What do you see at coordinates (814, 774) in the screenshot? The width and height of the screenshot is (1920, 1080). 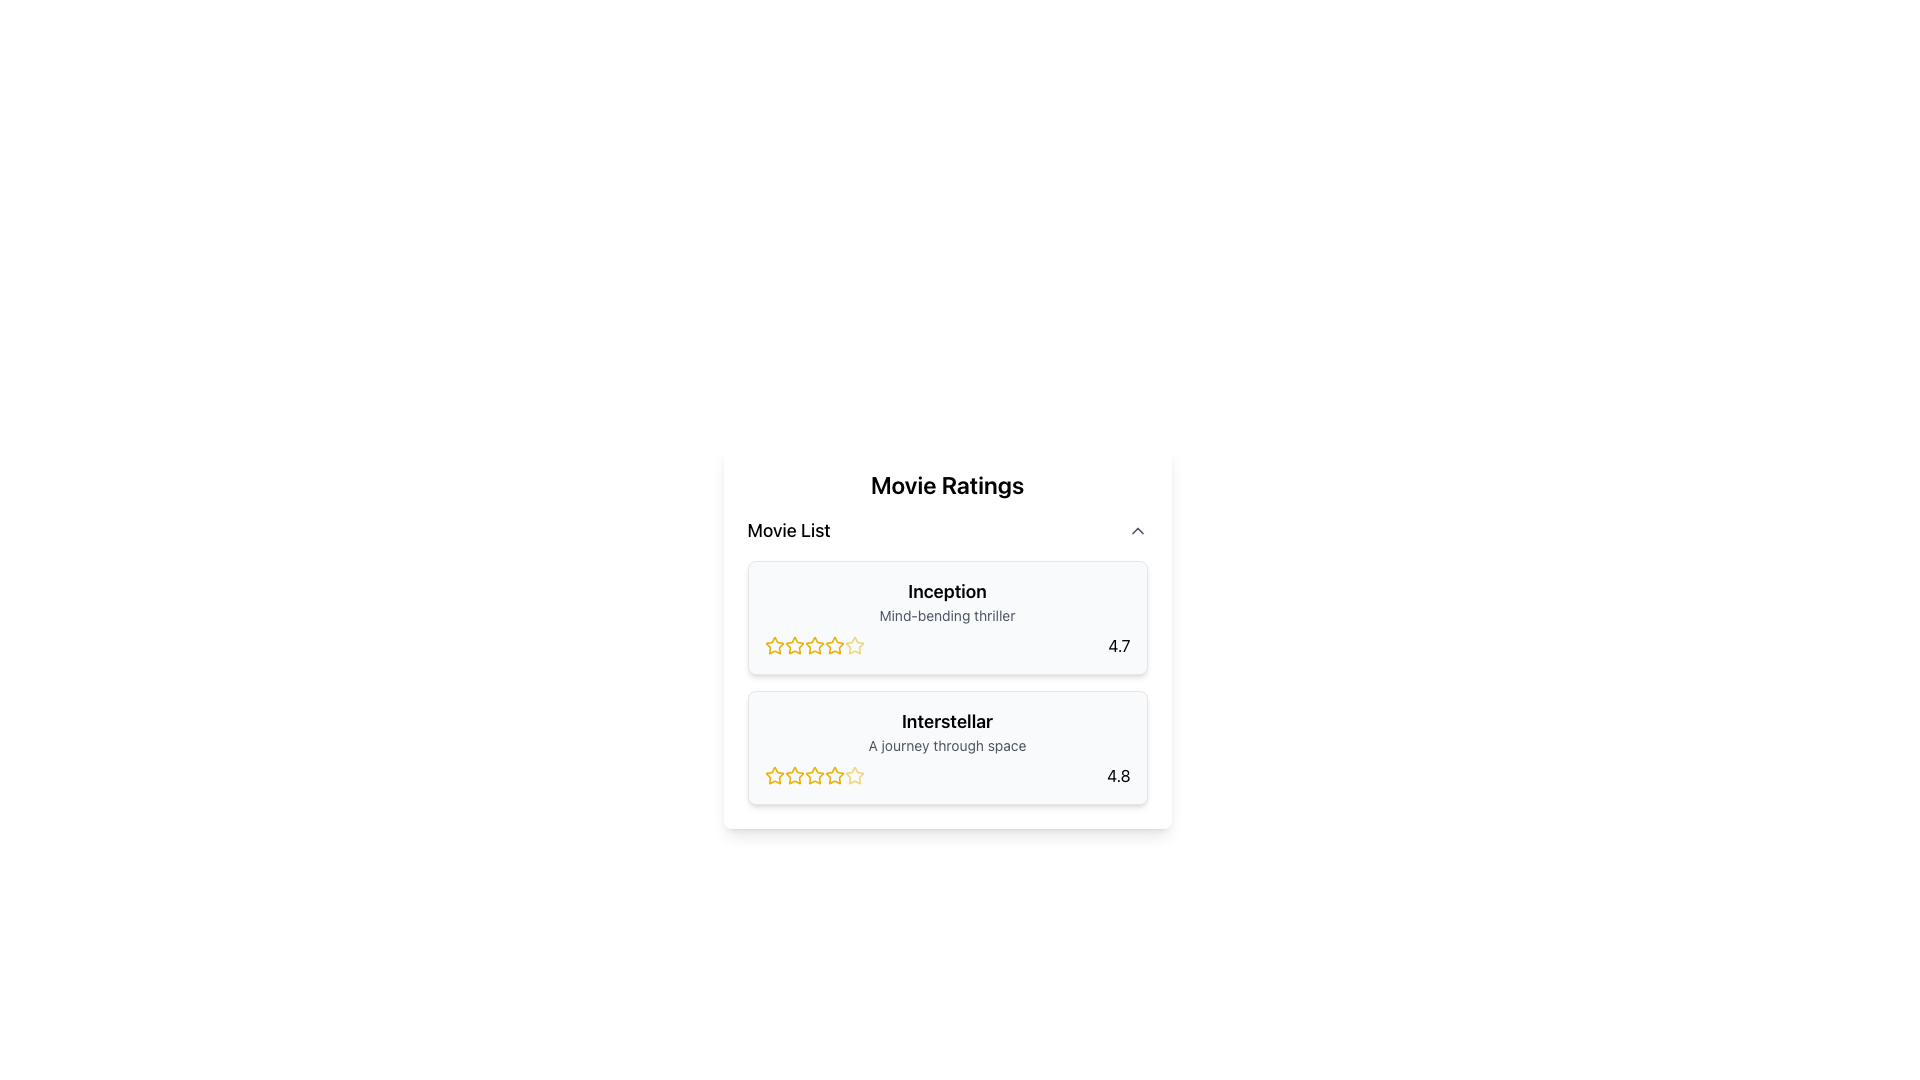 I see `the fifth yellow star-shaped rating icon for the movie 'Interstellar', which is part of a series of six stars positioned below the title and description` at bounding box center [814, 774].